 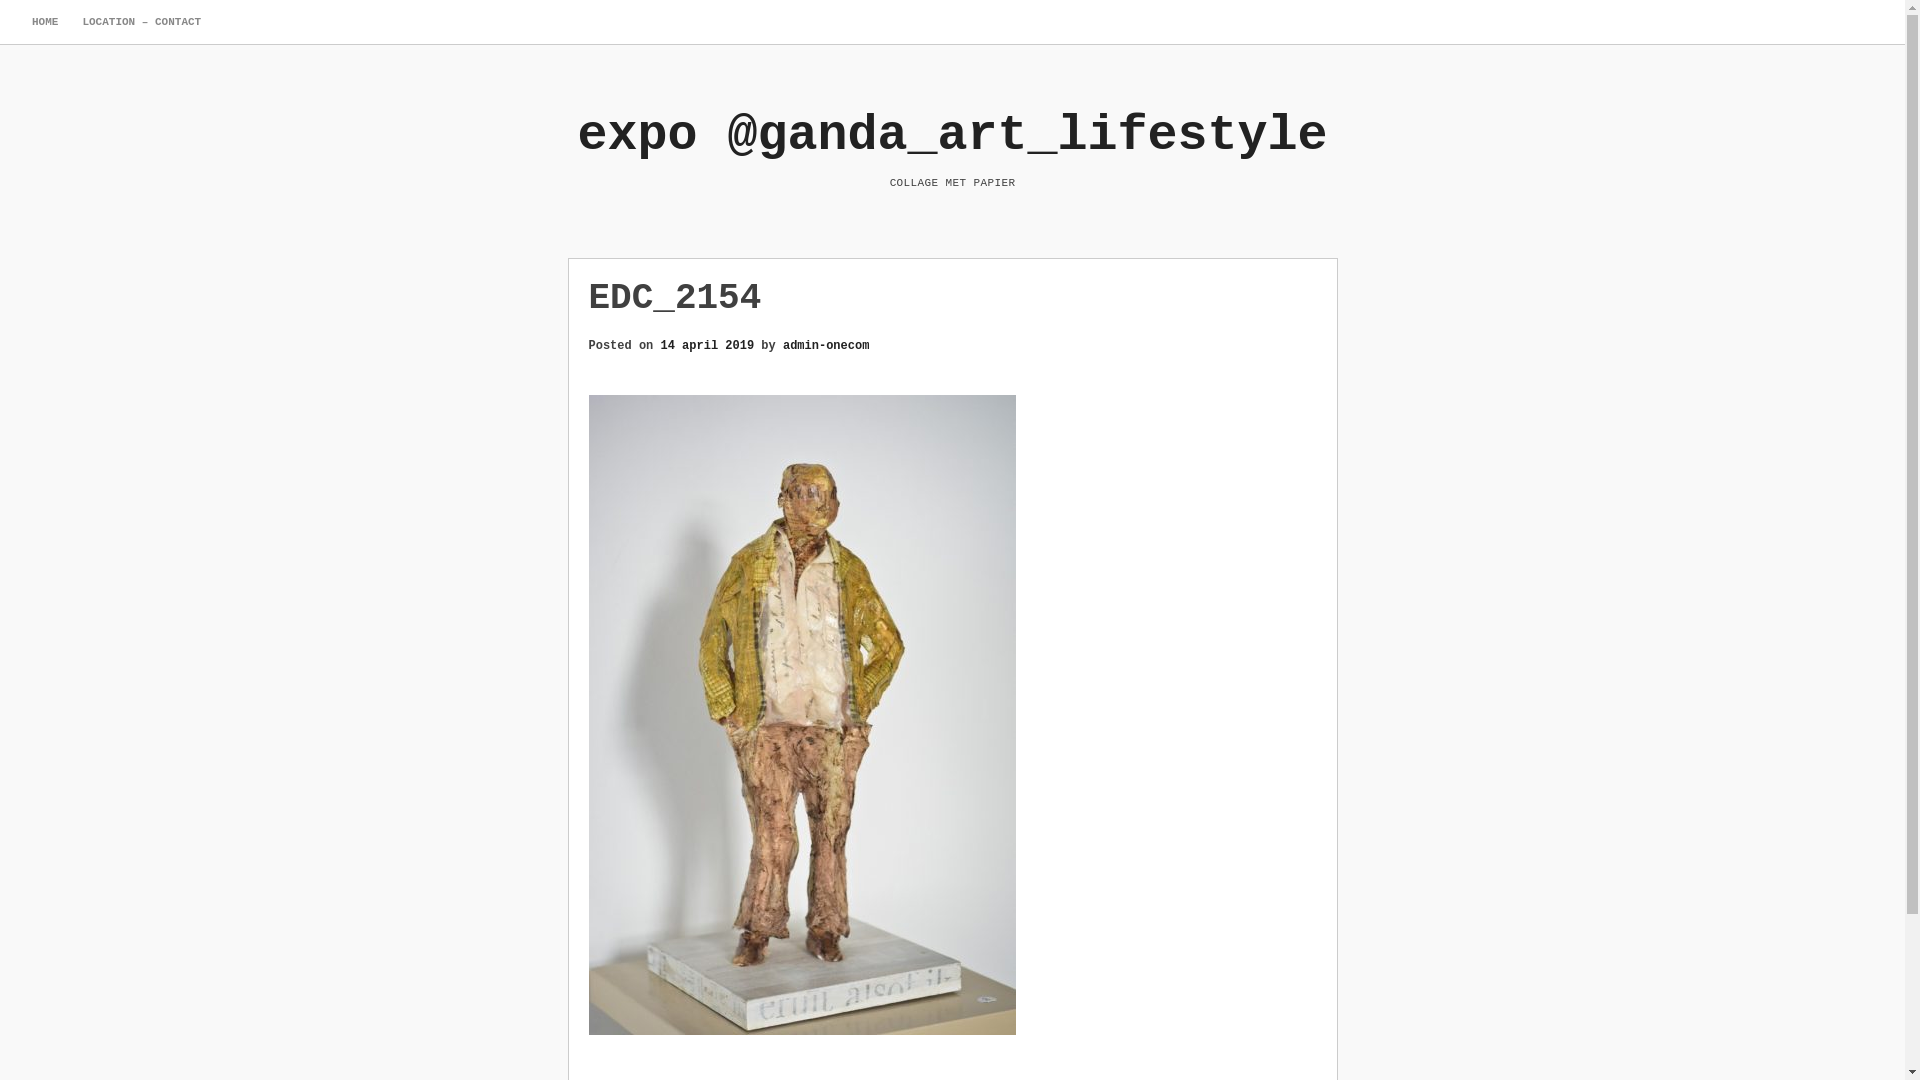 What do you see at coordinates (708, 343) in the screenshot?
I see `'14 april 2019'` at bounding box center [708, 343].